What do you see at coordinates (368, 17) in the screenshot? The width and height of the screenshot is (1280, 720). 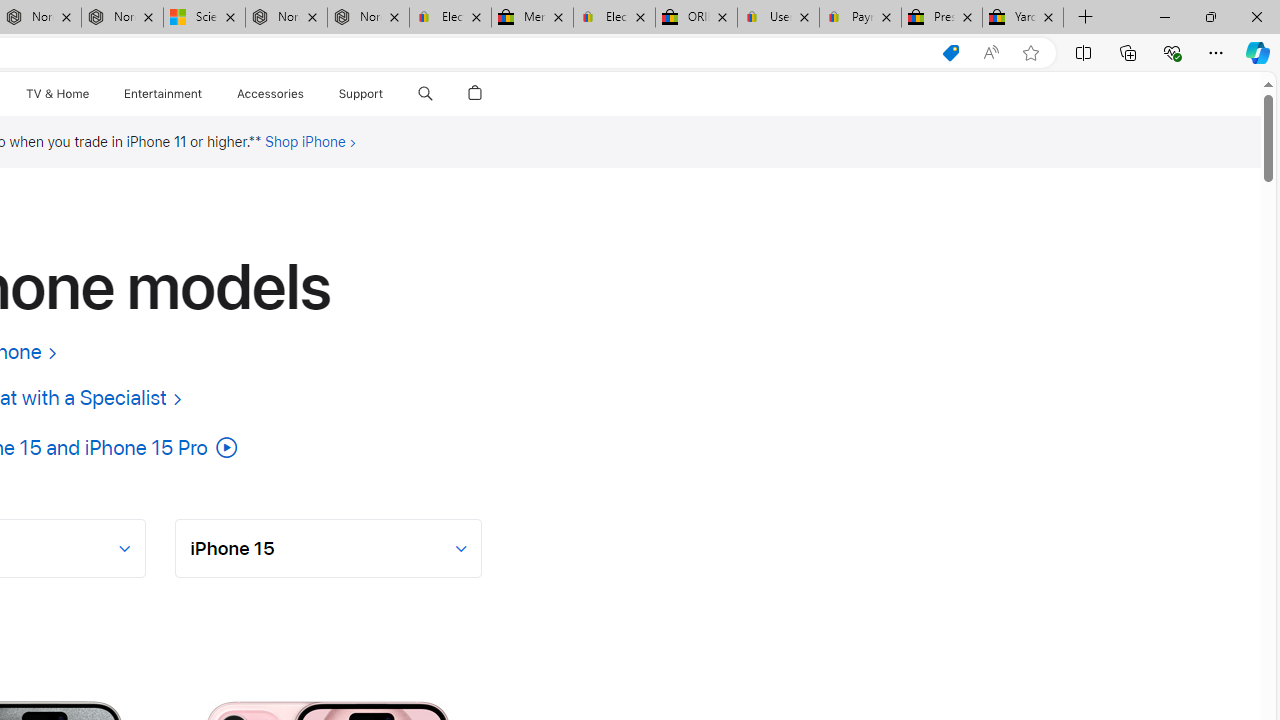 I see `'Nordace - FAQ'` at bounding box center [368, 17].